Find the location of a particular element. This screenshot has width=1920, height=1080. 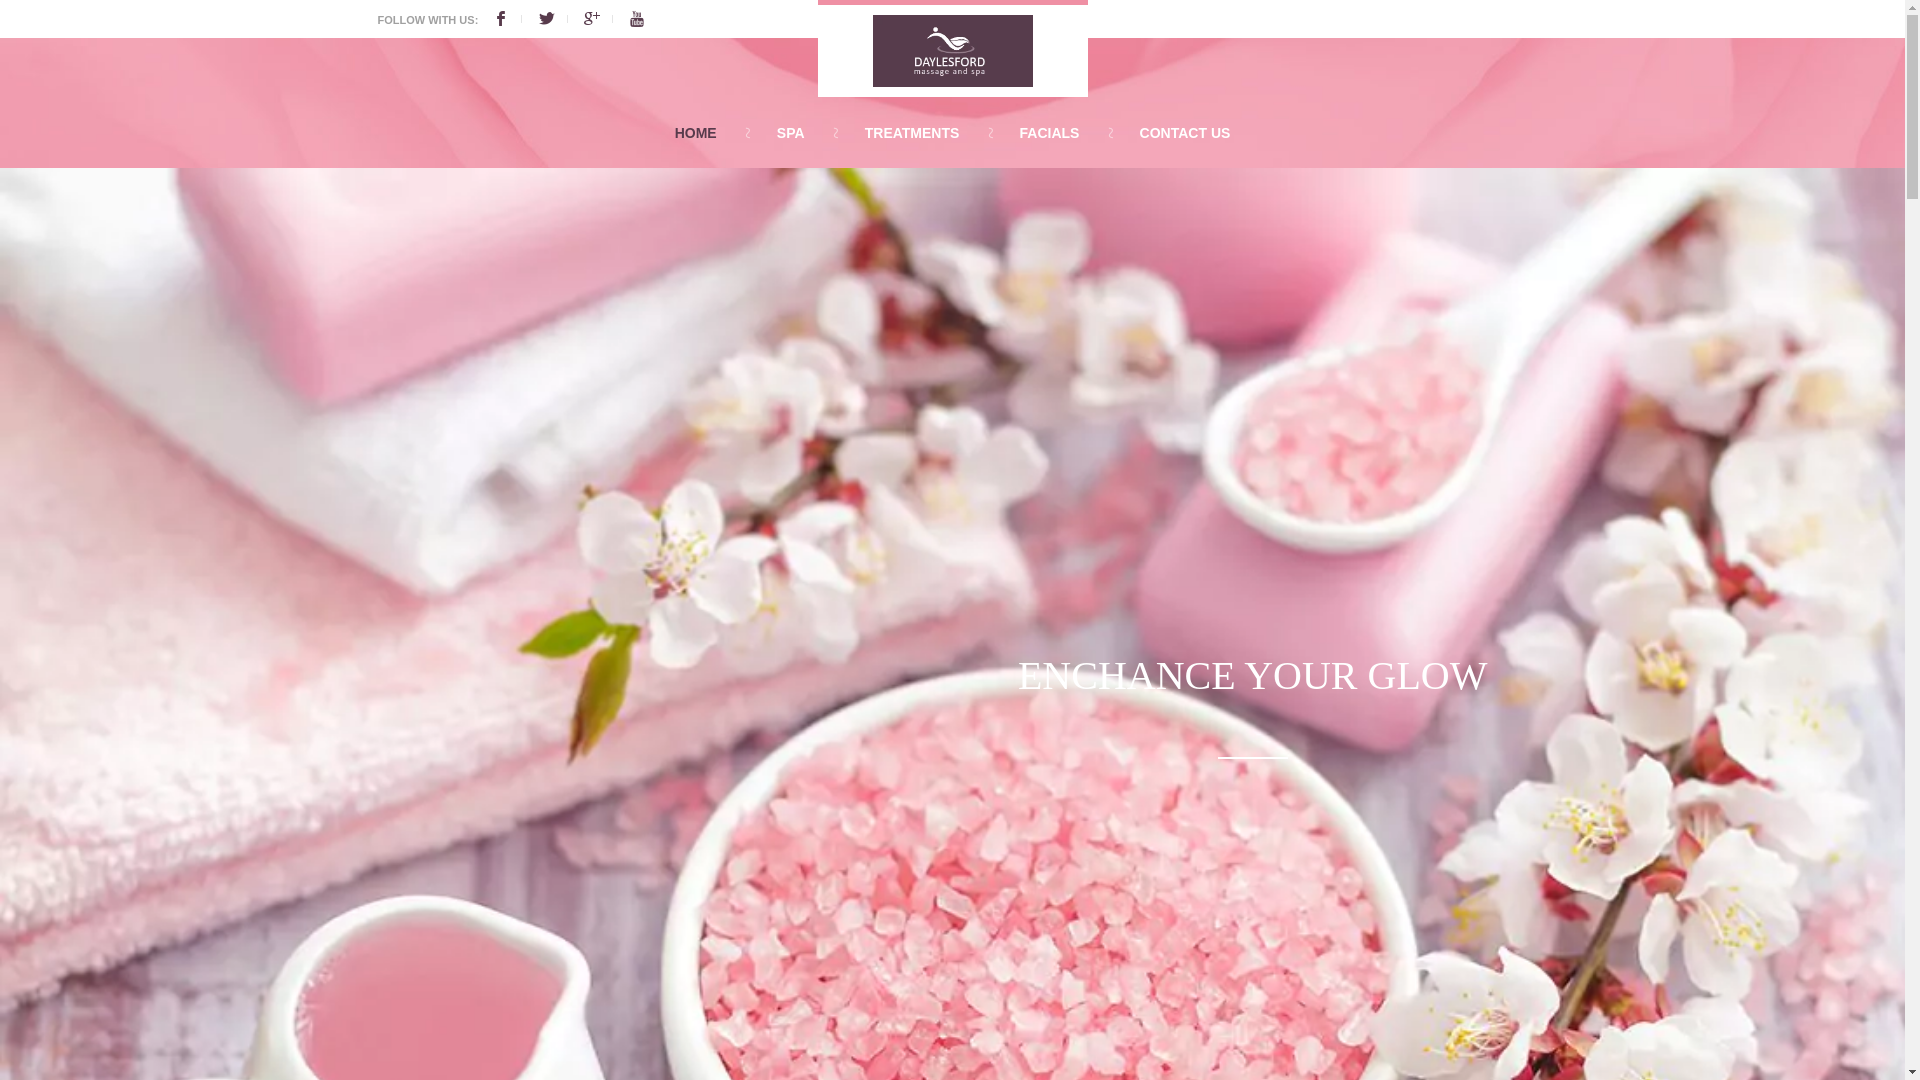

'Youtube' is located at coordinates (636, 19).